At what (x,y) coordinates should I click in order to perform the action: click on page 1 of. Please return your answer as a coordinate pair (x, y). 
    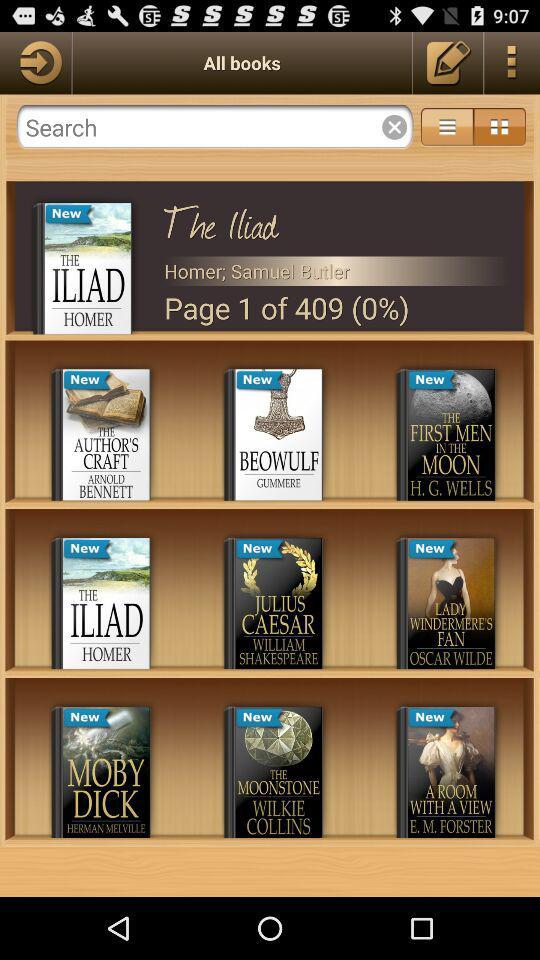
    Looking at the image, I should click on (336, 308).